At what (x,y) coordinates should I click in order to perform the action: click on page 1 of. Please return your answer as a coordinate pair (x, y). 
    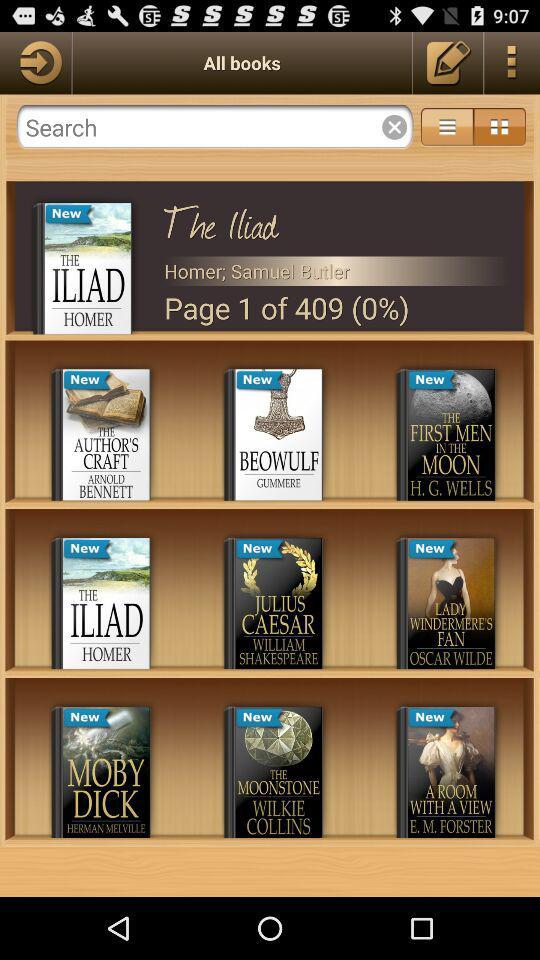
    Looking at the image, I should click on (336, 308).